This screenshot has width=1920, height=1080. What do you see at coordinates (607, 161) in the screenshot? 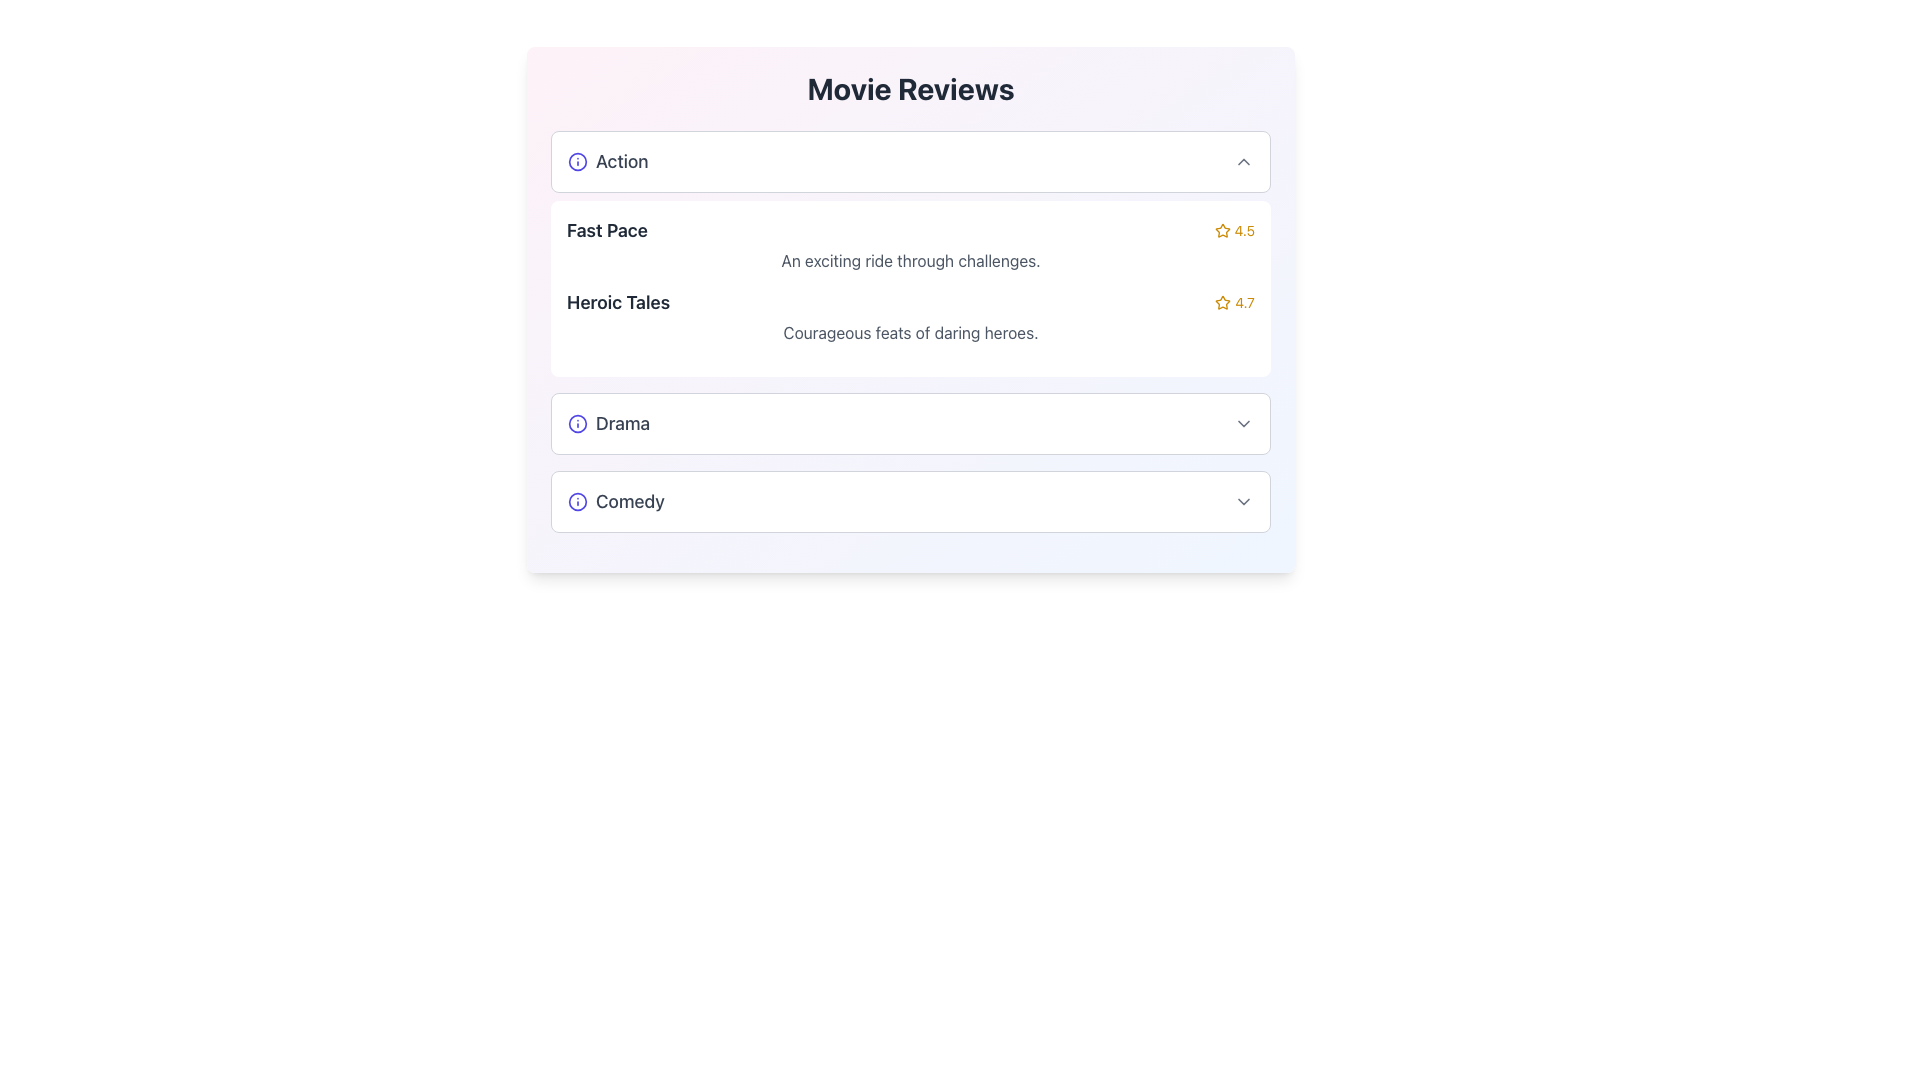
I see `text contents of the Text Label that denotes a category for items under the 'Movie Reviews' header, positioned at the top-left of the section labeled 'Action'` at bounding box center [607, 161].